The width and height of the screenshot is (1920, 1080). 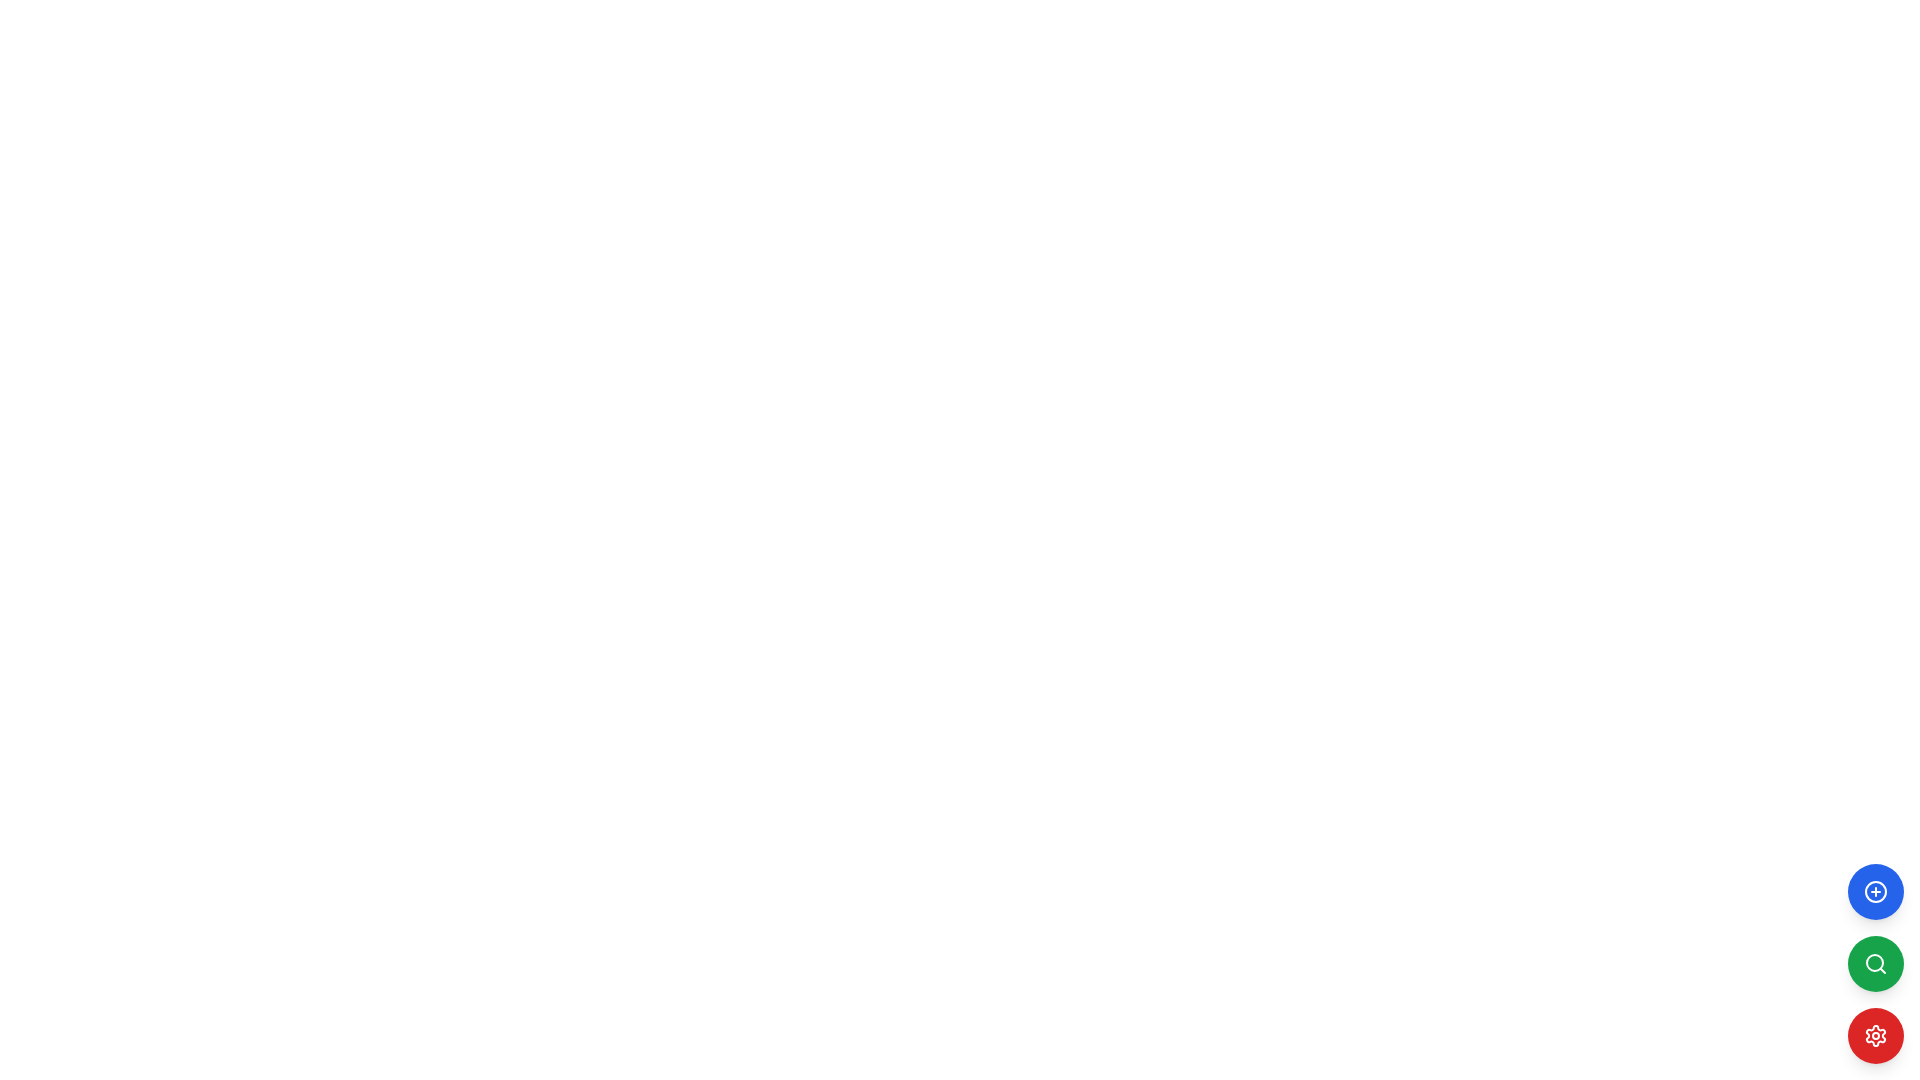 What do you see at coordinates (1875, 890) in the screenshot?
I see `the top-most circular '+' button with a blue background located in the bottom right corner of the interface` at bounding box center [1875, 890].